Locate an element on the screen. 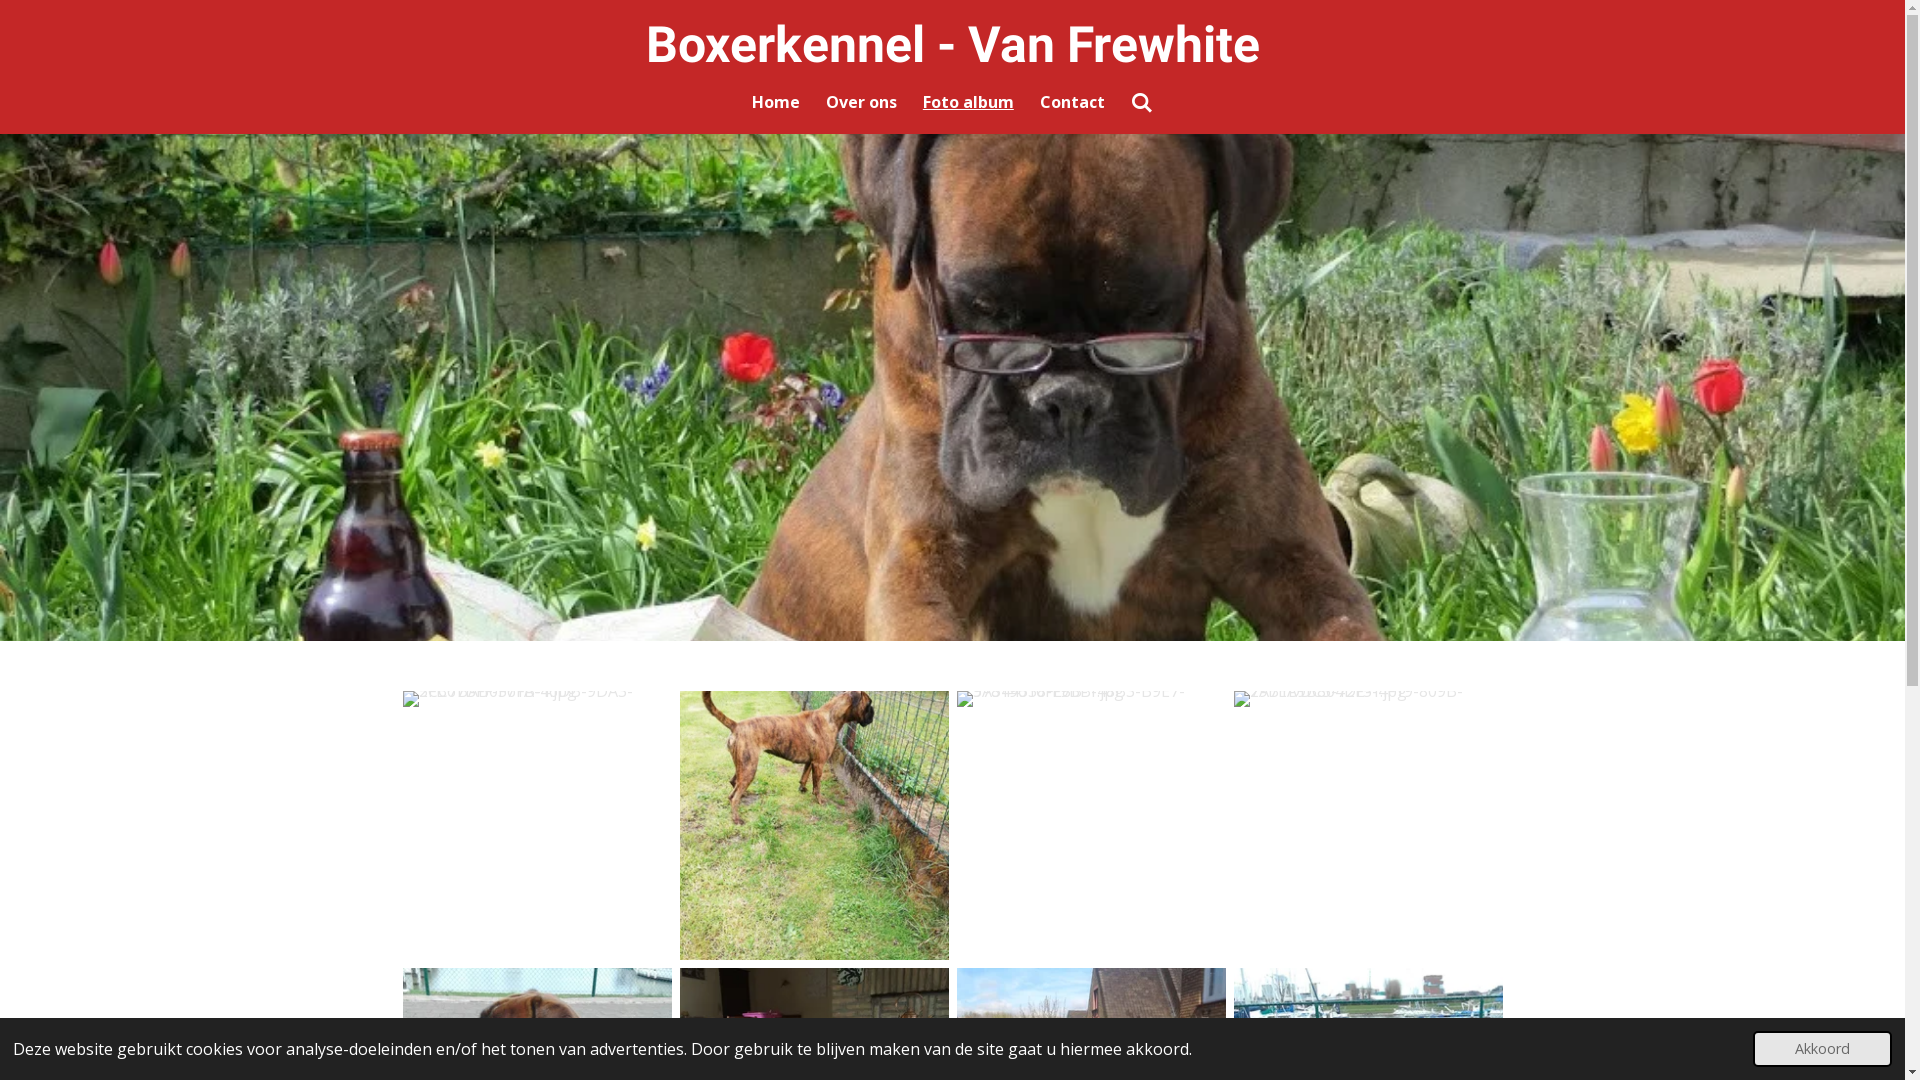  'Foto album' is located at coordinates (909, 101).